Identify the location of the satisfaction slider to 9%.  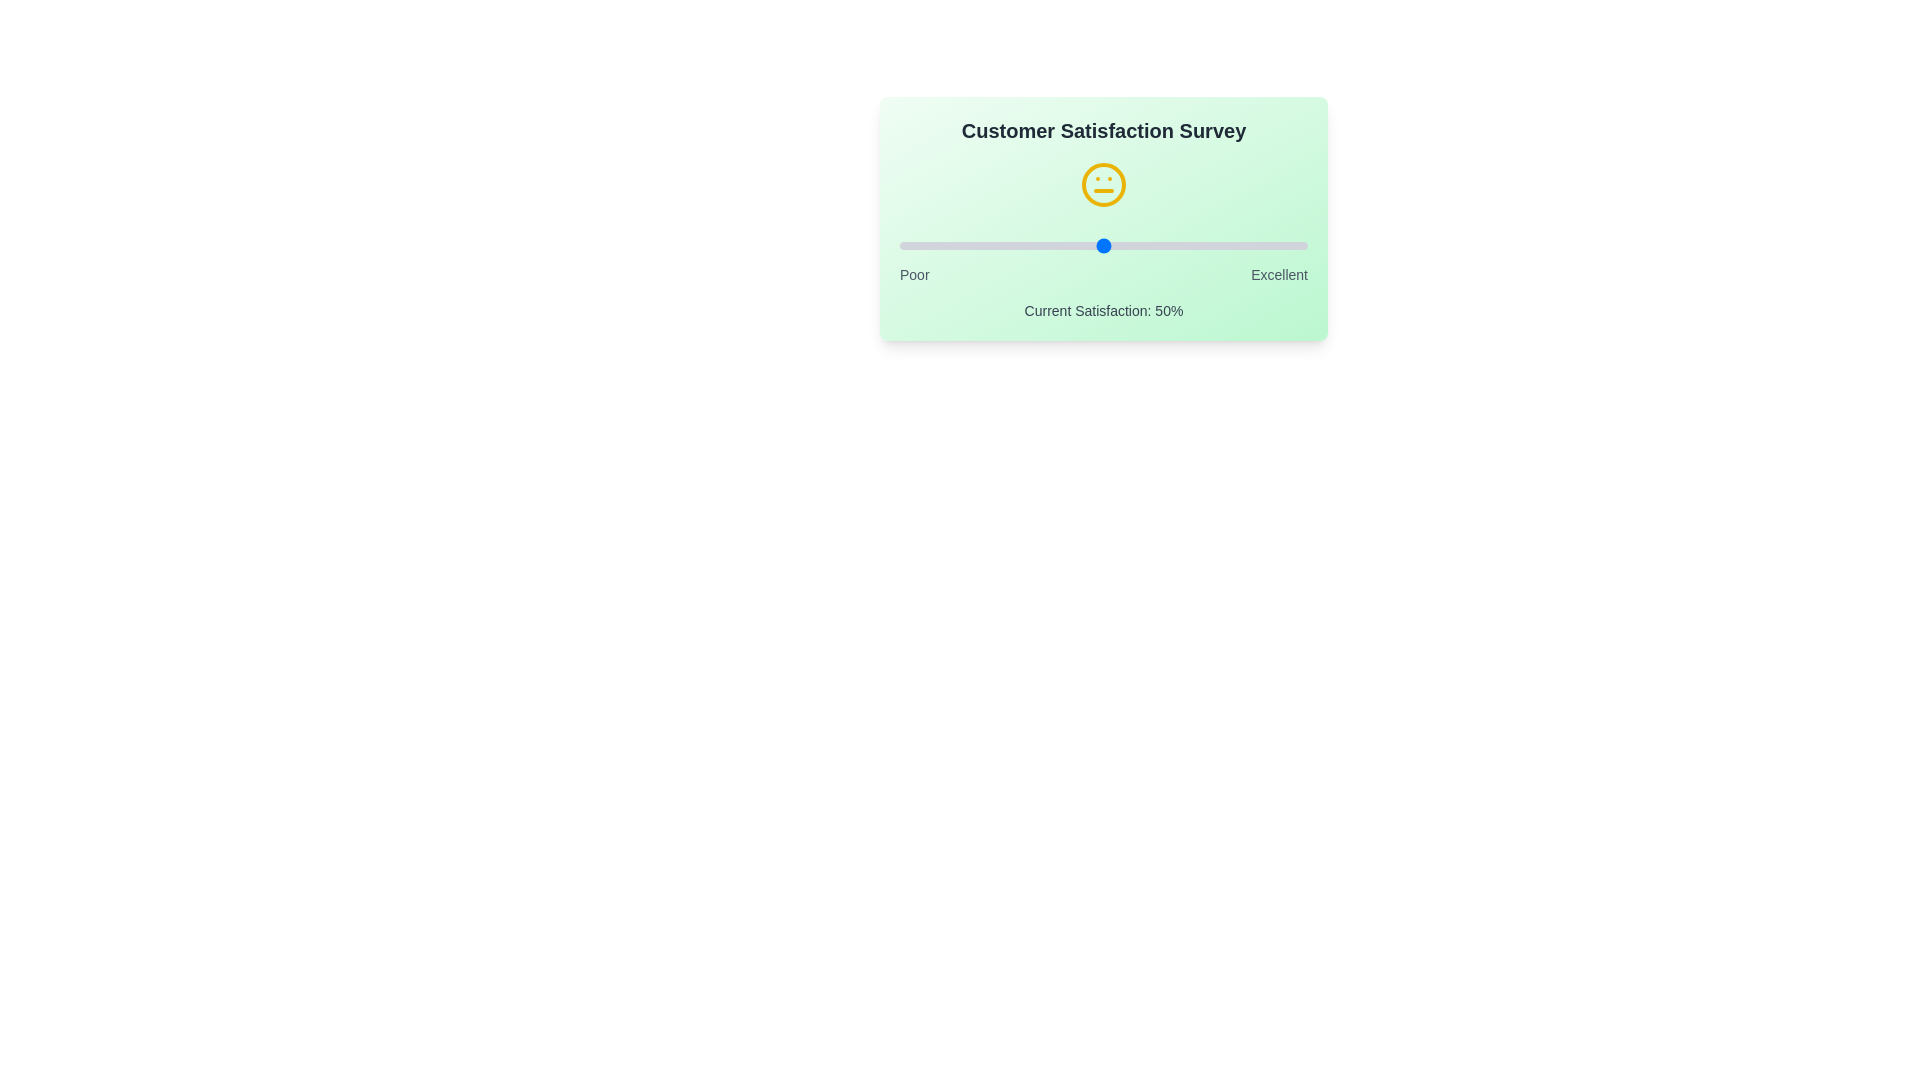
(935, 245).